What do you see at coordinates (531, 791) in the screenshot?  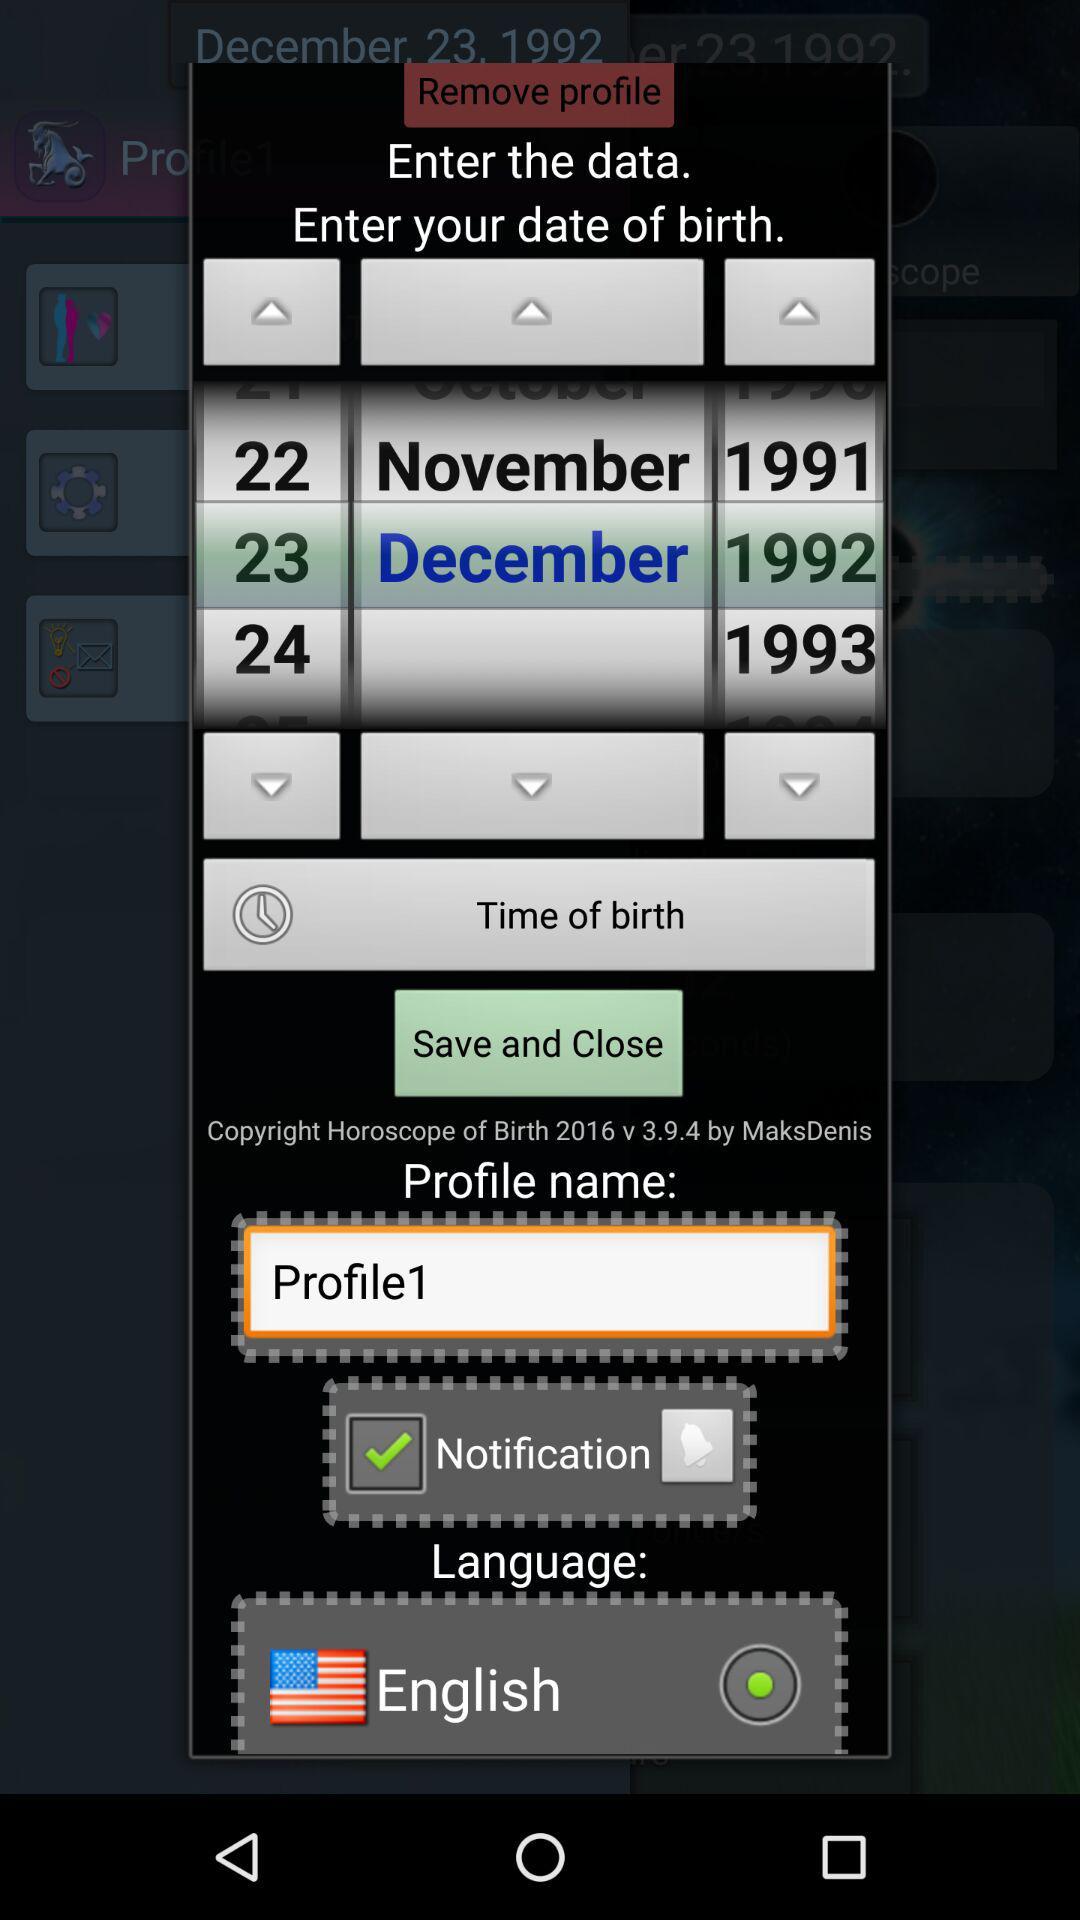 I see `scroll down button` at bounding box center [531, 791].